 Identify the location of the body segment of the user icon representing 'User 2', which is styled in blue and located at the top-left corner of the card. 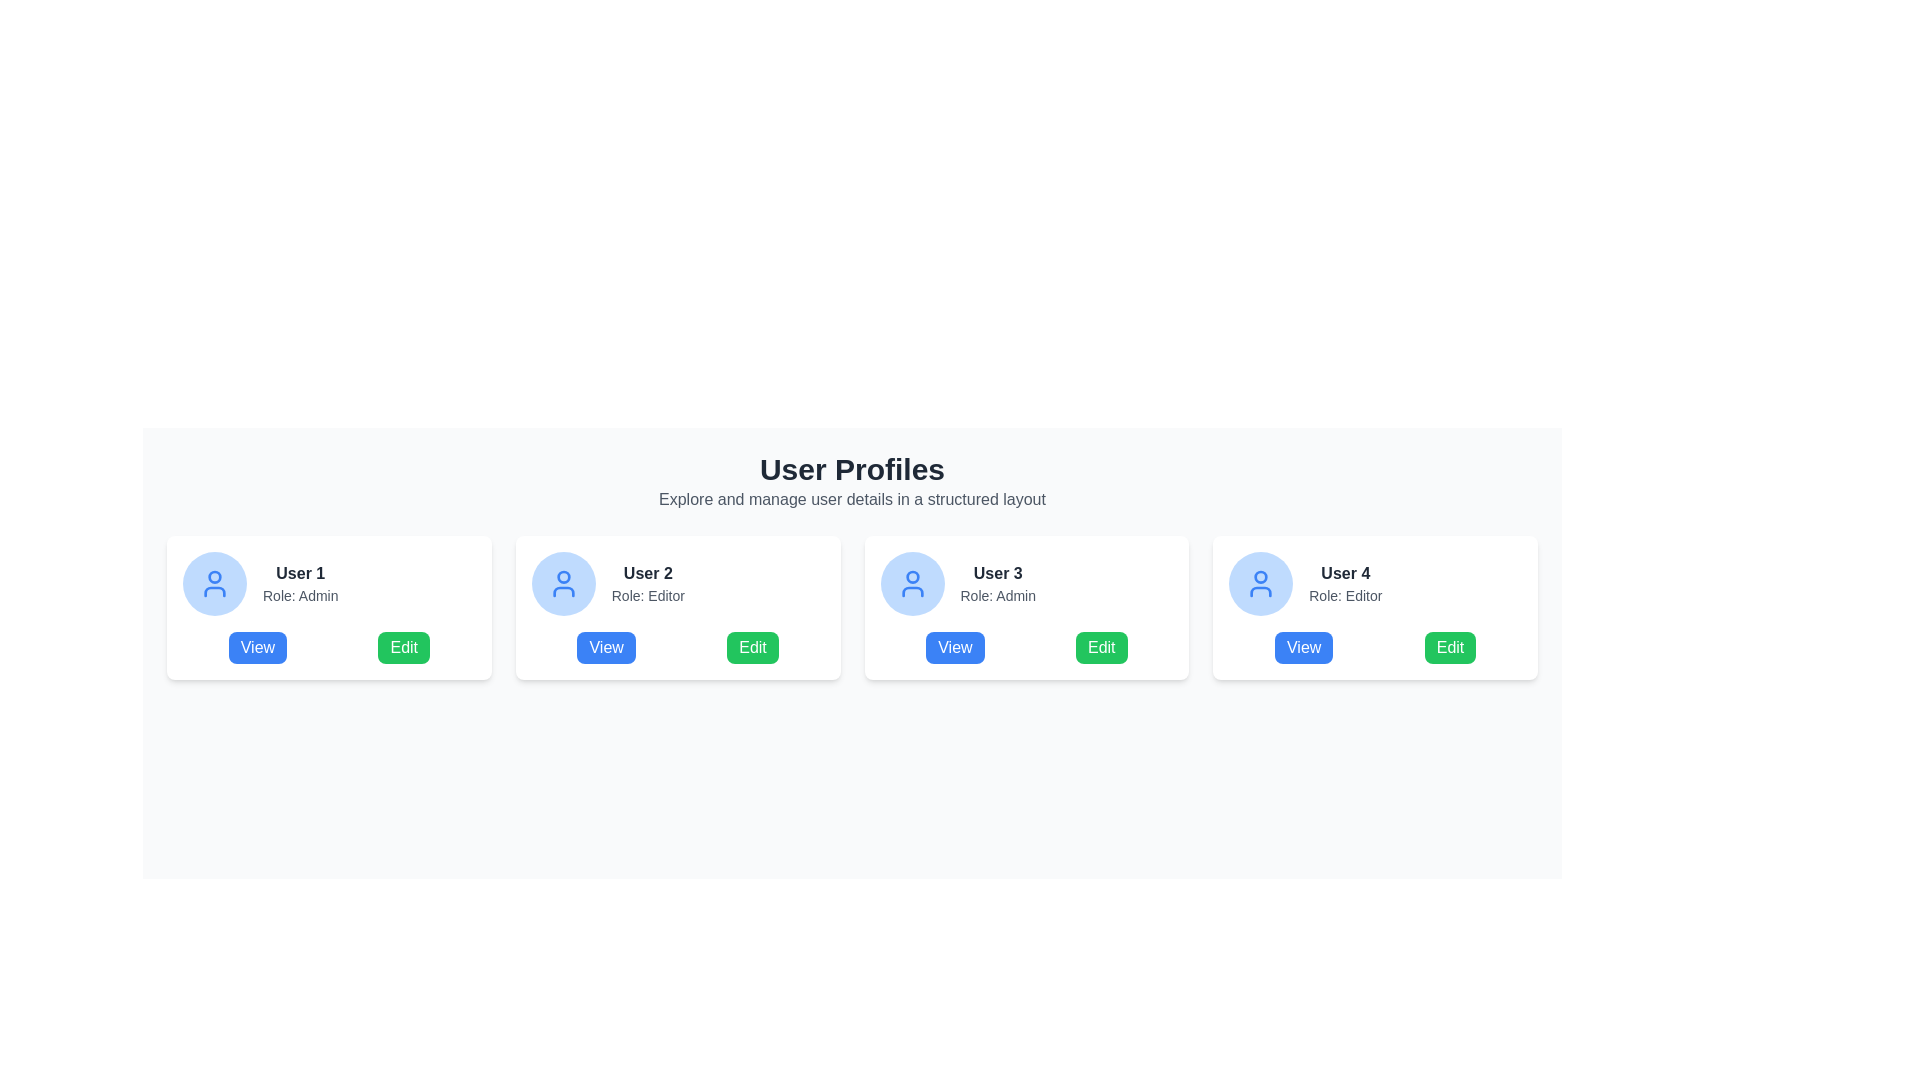
(562, 590).